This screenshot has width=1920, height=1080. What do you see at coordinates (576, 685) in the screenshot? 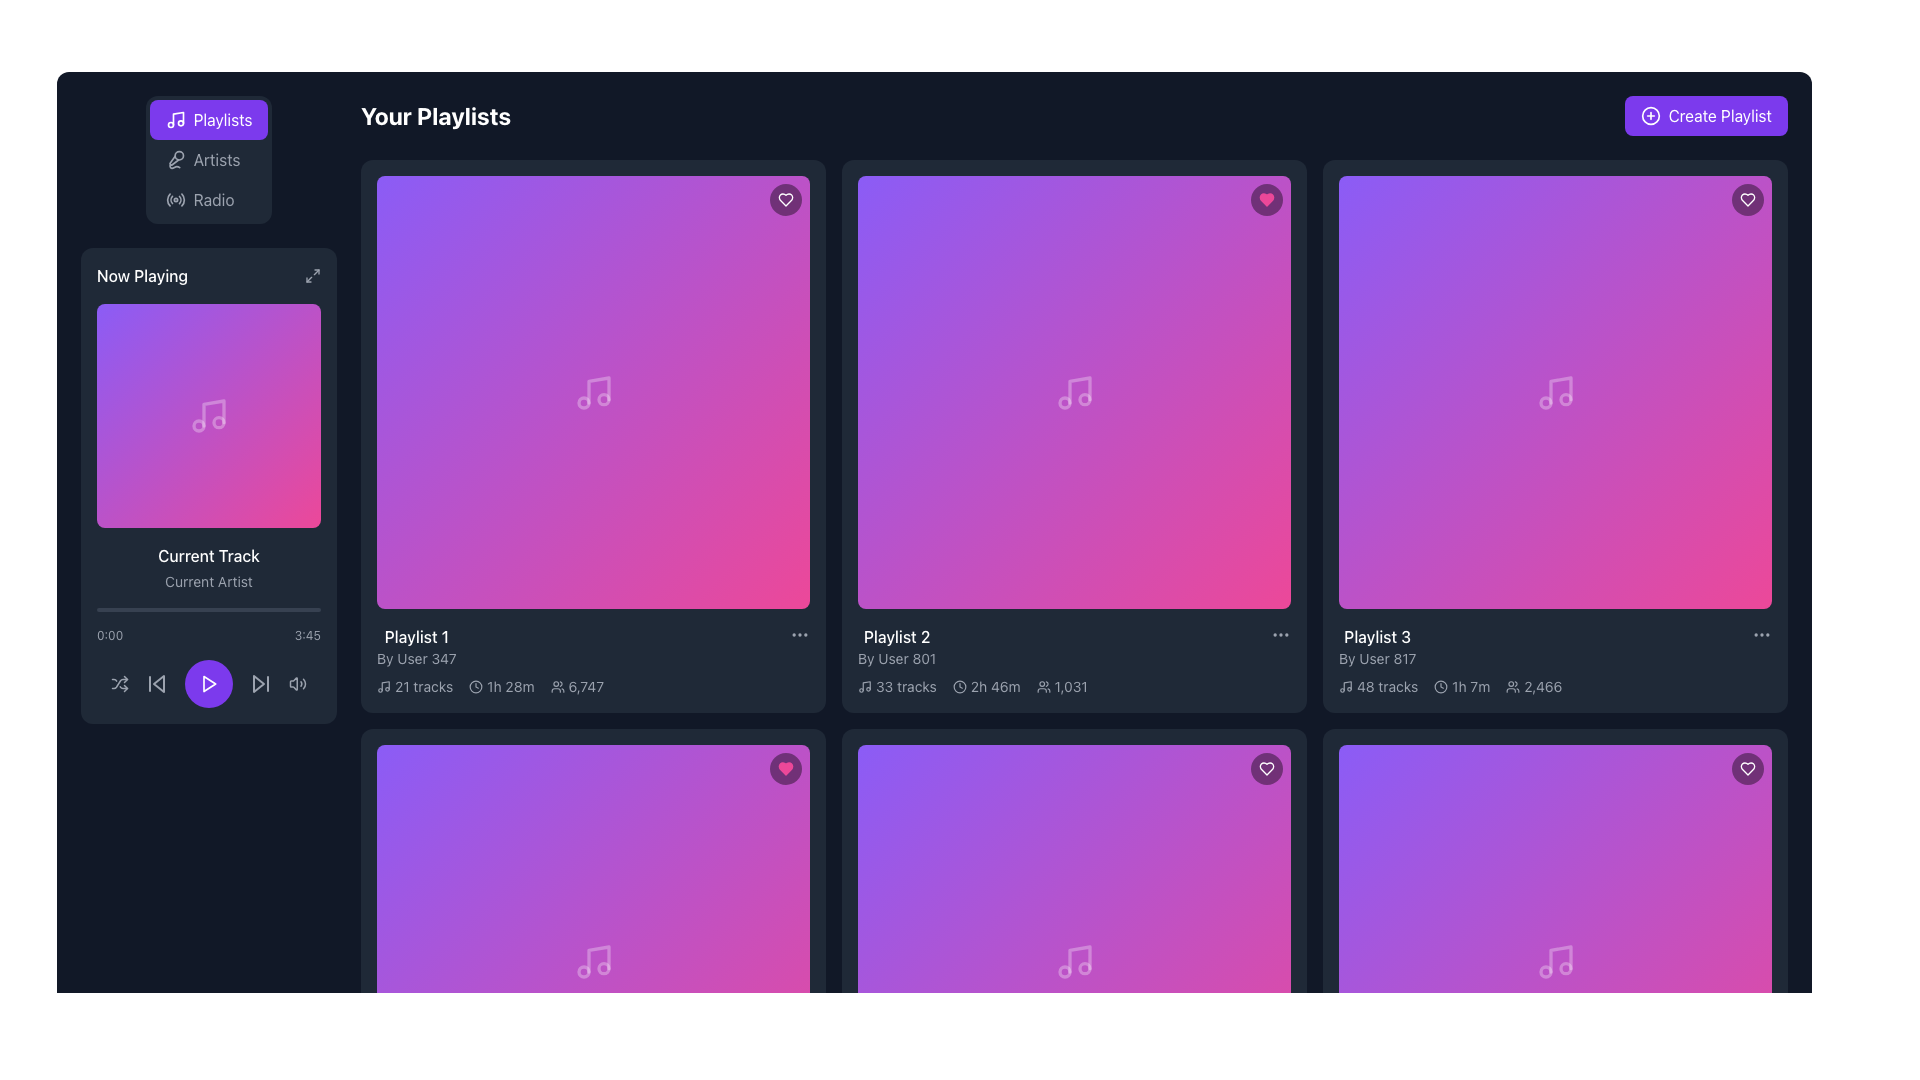
I see `contents of the text element displaying '6,747' alongside an icon of multiple users, which is located below 'Playlist 1 By User 347' and adjacent to '21 tracks' and '1h 28m'` at bounding box center [576, 685].